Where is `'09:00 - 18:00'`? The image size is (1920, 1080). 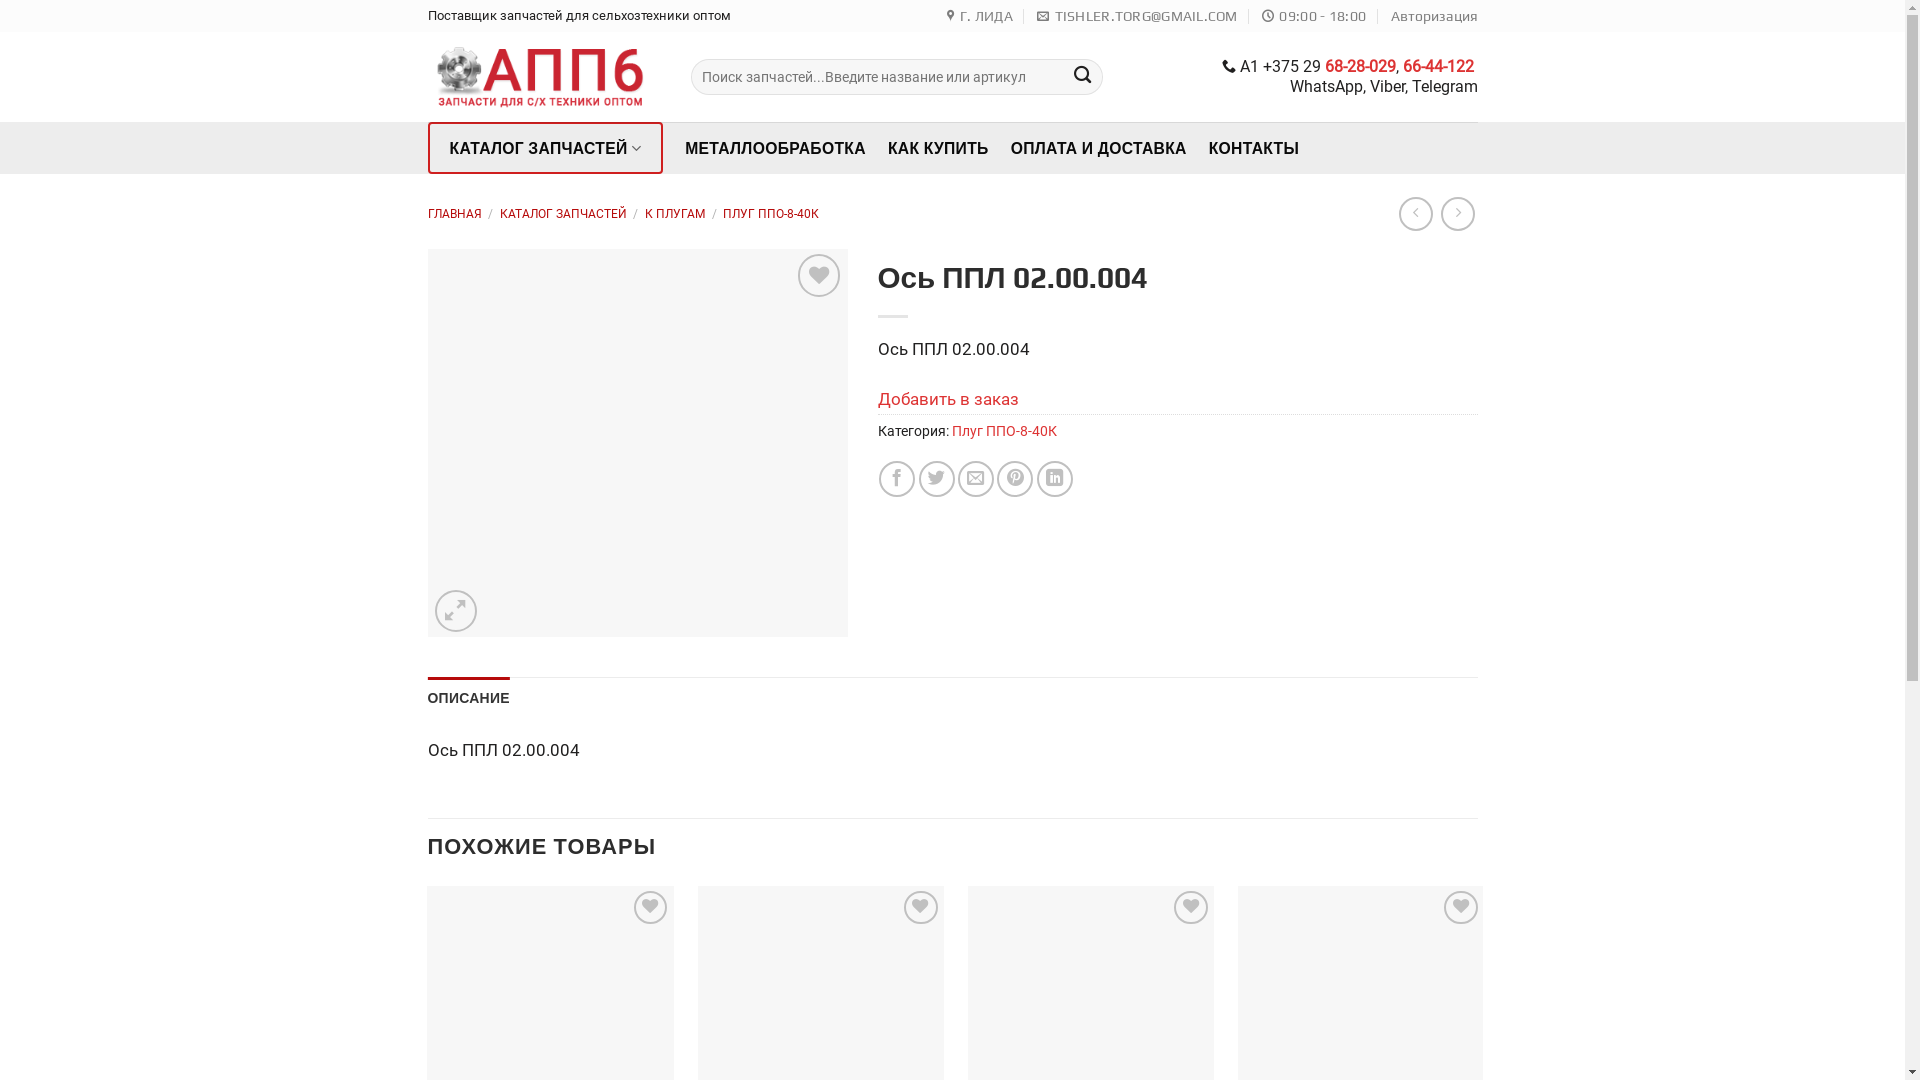
'09:00 - 18:00' is located at coordinates (1261, 15).